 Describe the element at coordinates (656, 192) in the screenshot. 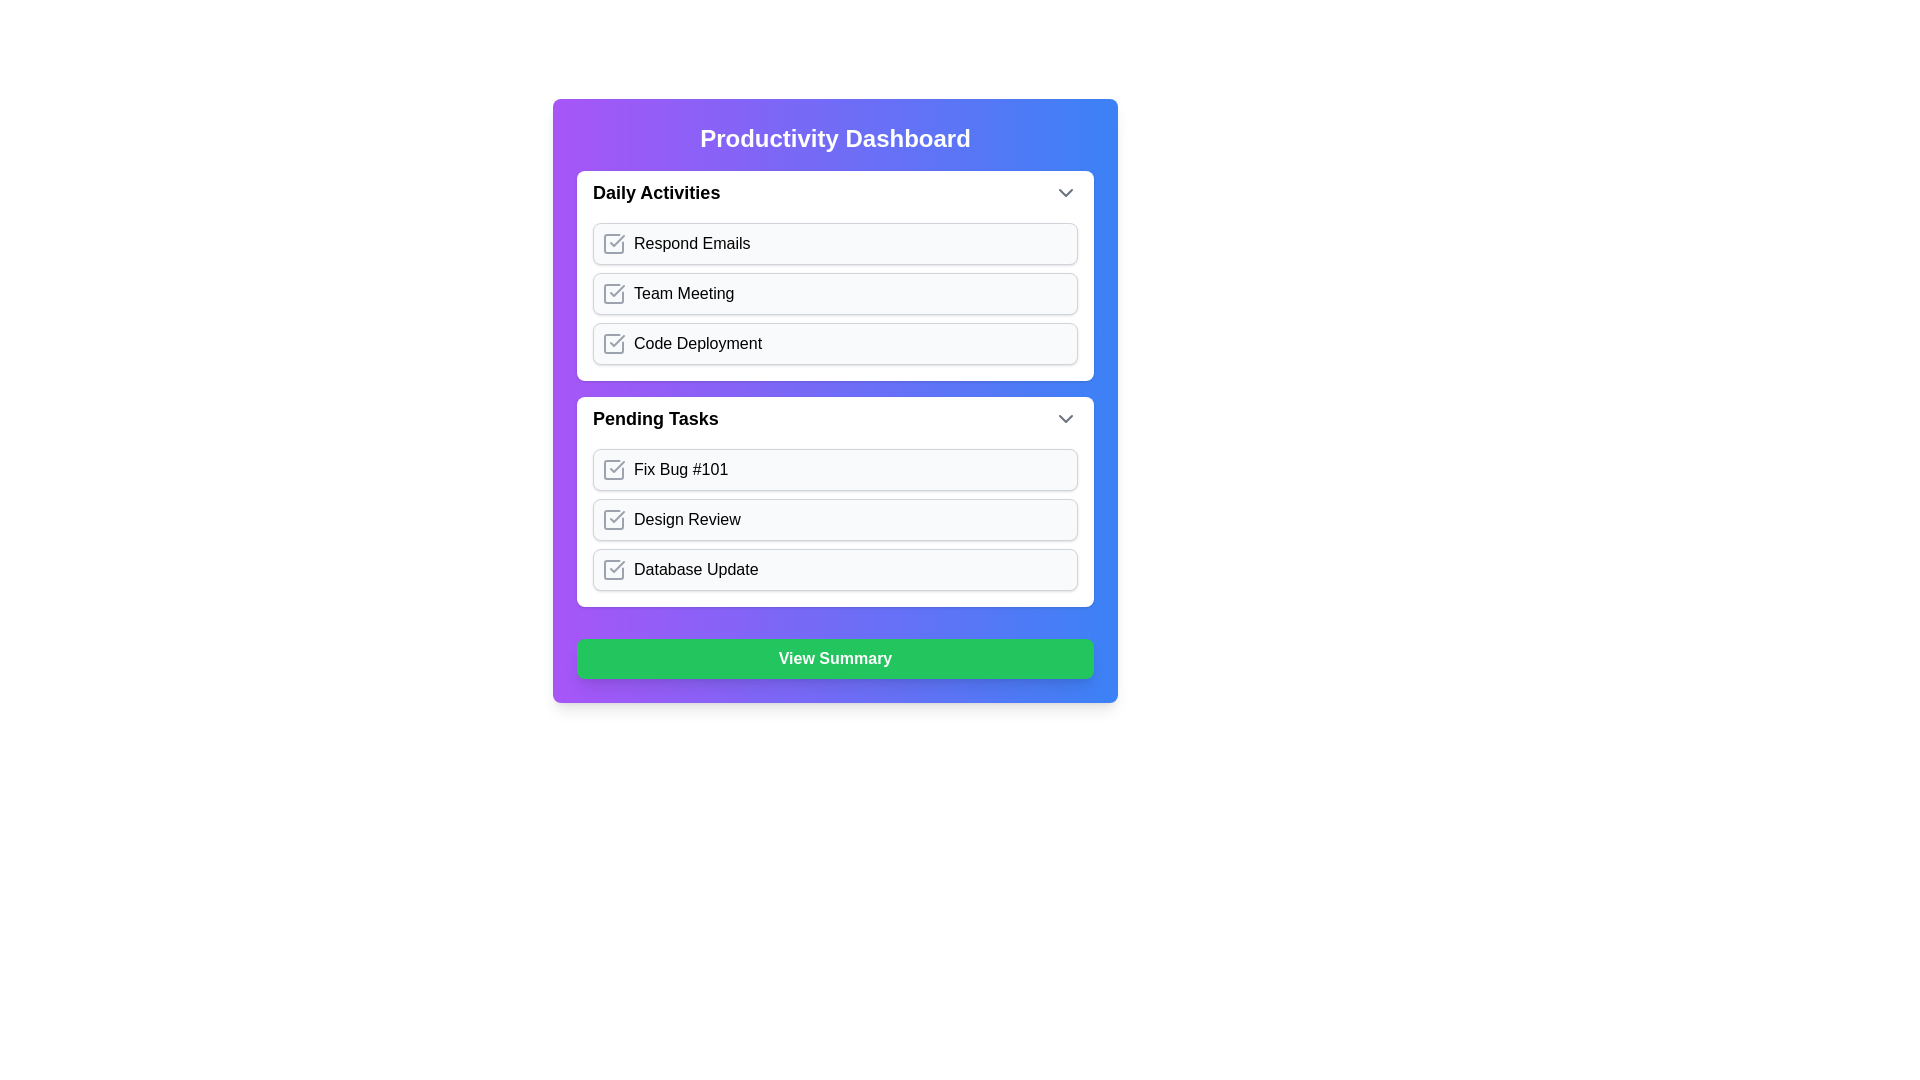

I see `the 'Daily Activities' text label at the top of the section, which is styled in bold and larger font to indicate its title significance` at that location.